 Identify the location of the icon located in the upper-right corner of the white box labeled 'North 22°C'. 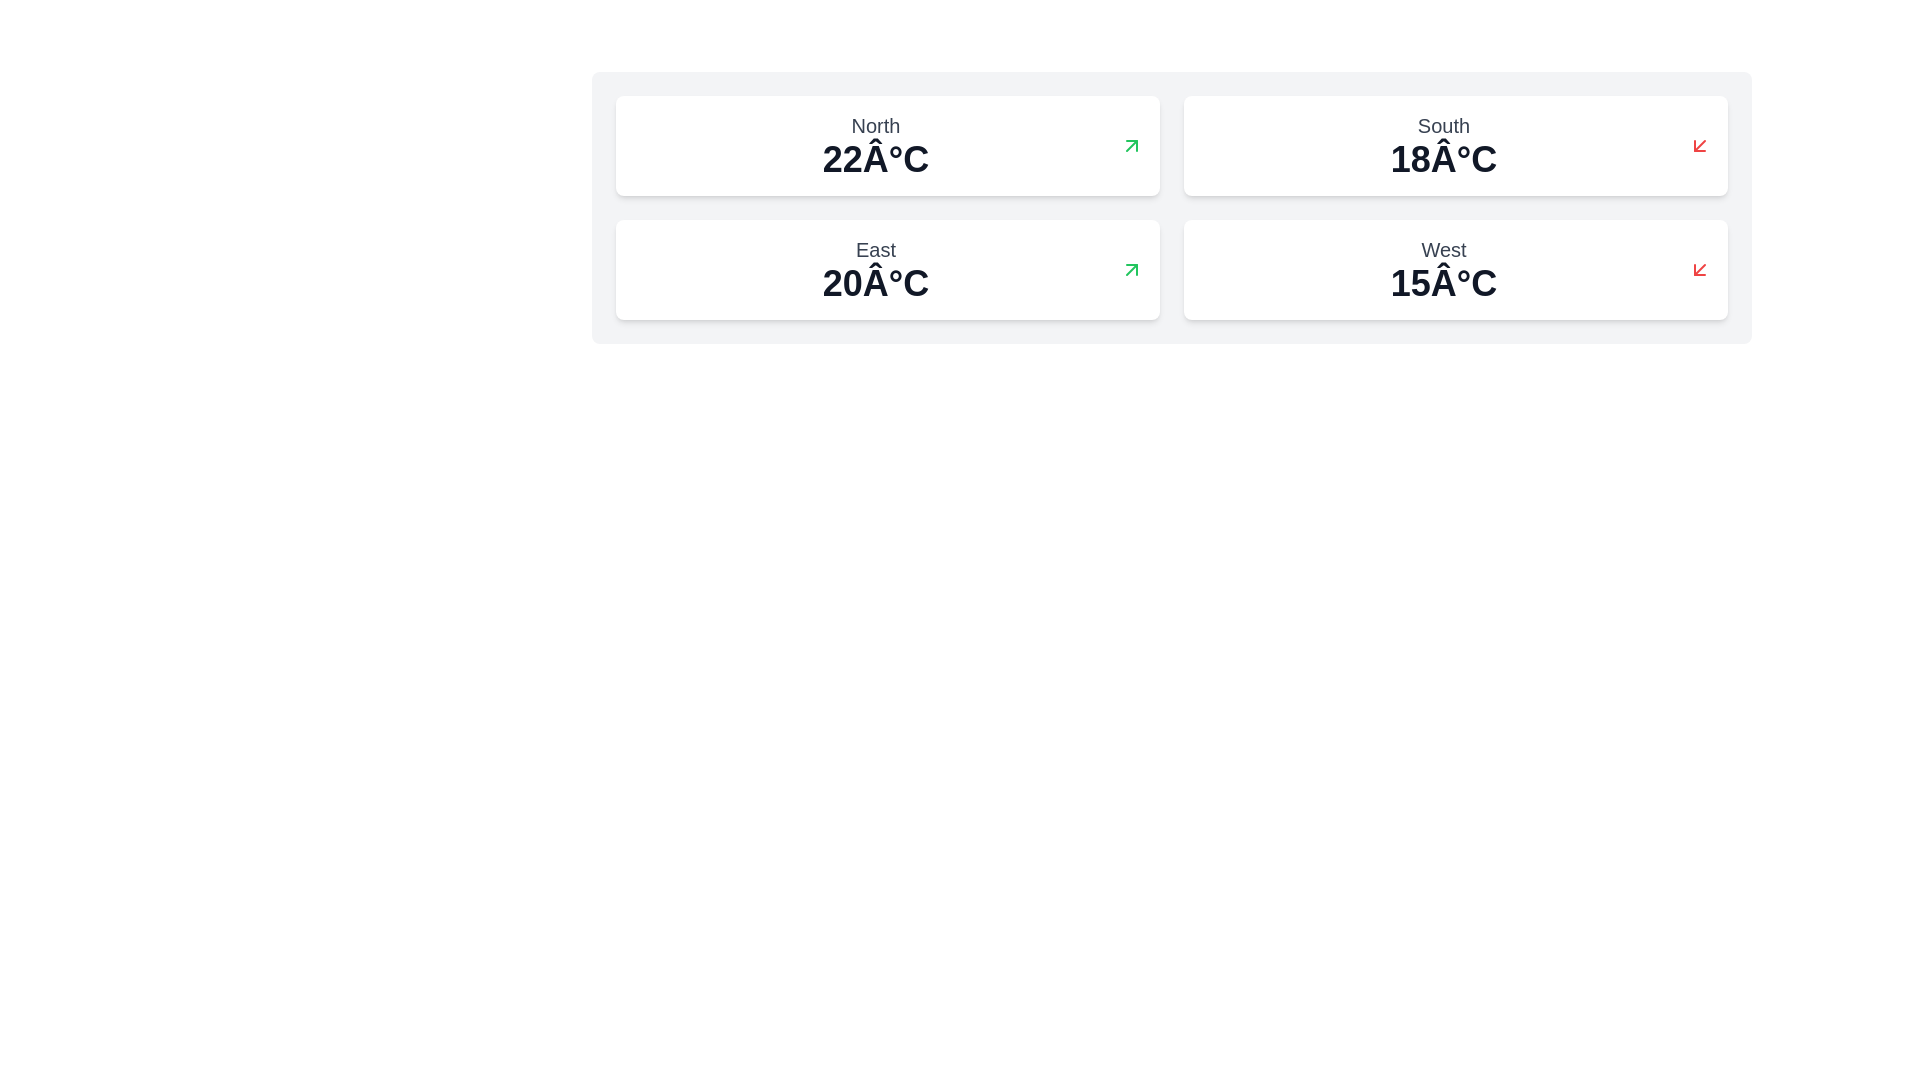
(1132, 145).